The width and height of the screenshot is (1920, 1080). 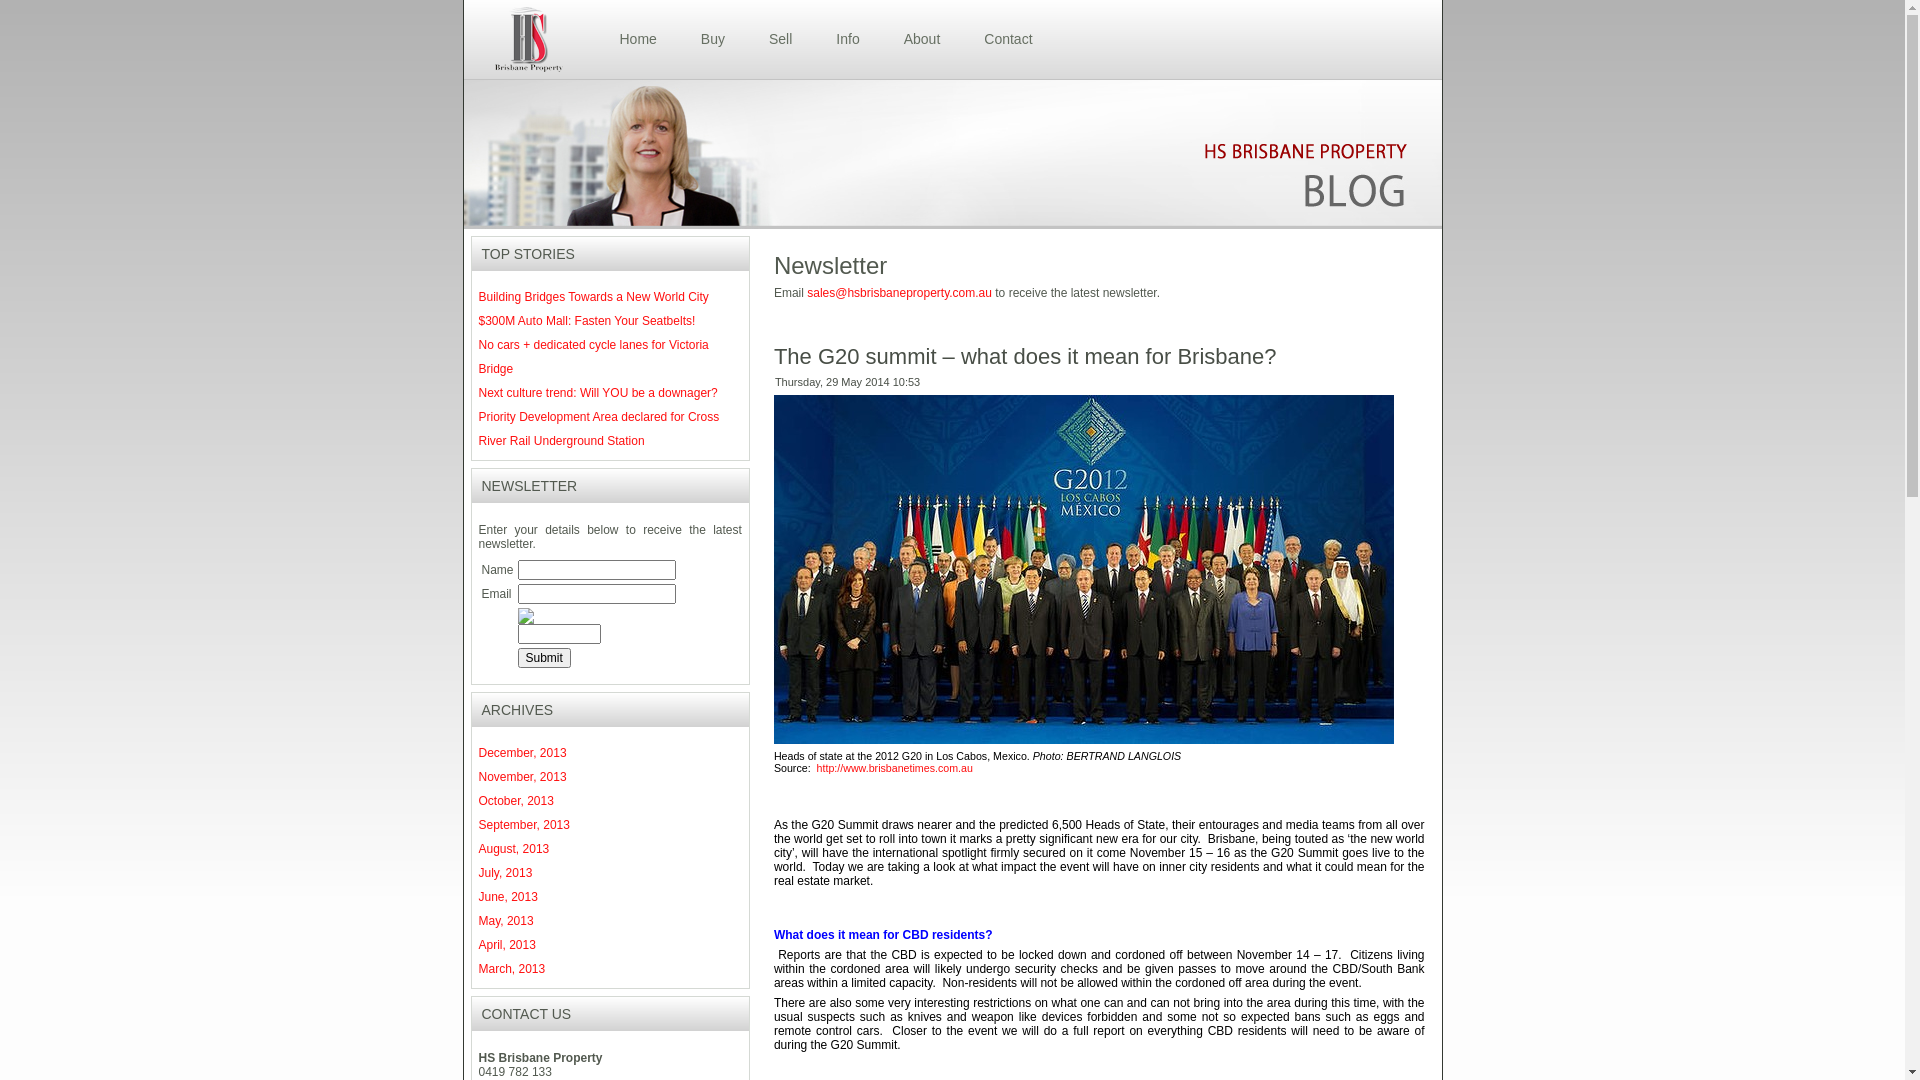 What do you see at coordinates (893, 766) in the screenshot?
I see `'http://www.brisbanetimes.com.au'` at bounding box center [893, 766].